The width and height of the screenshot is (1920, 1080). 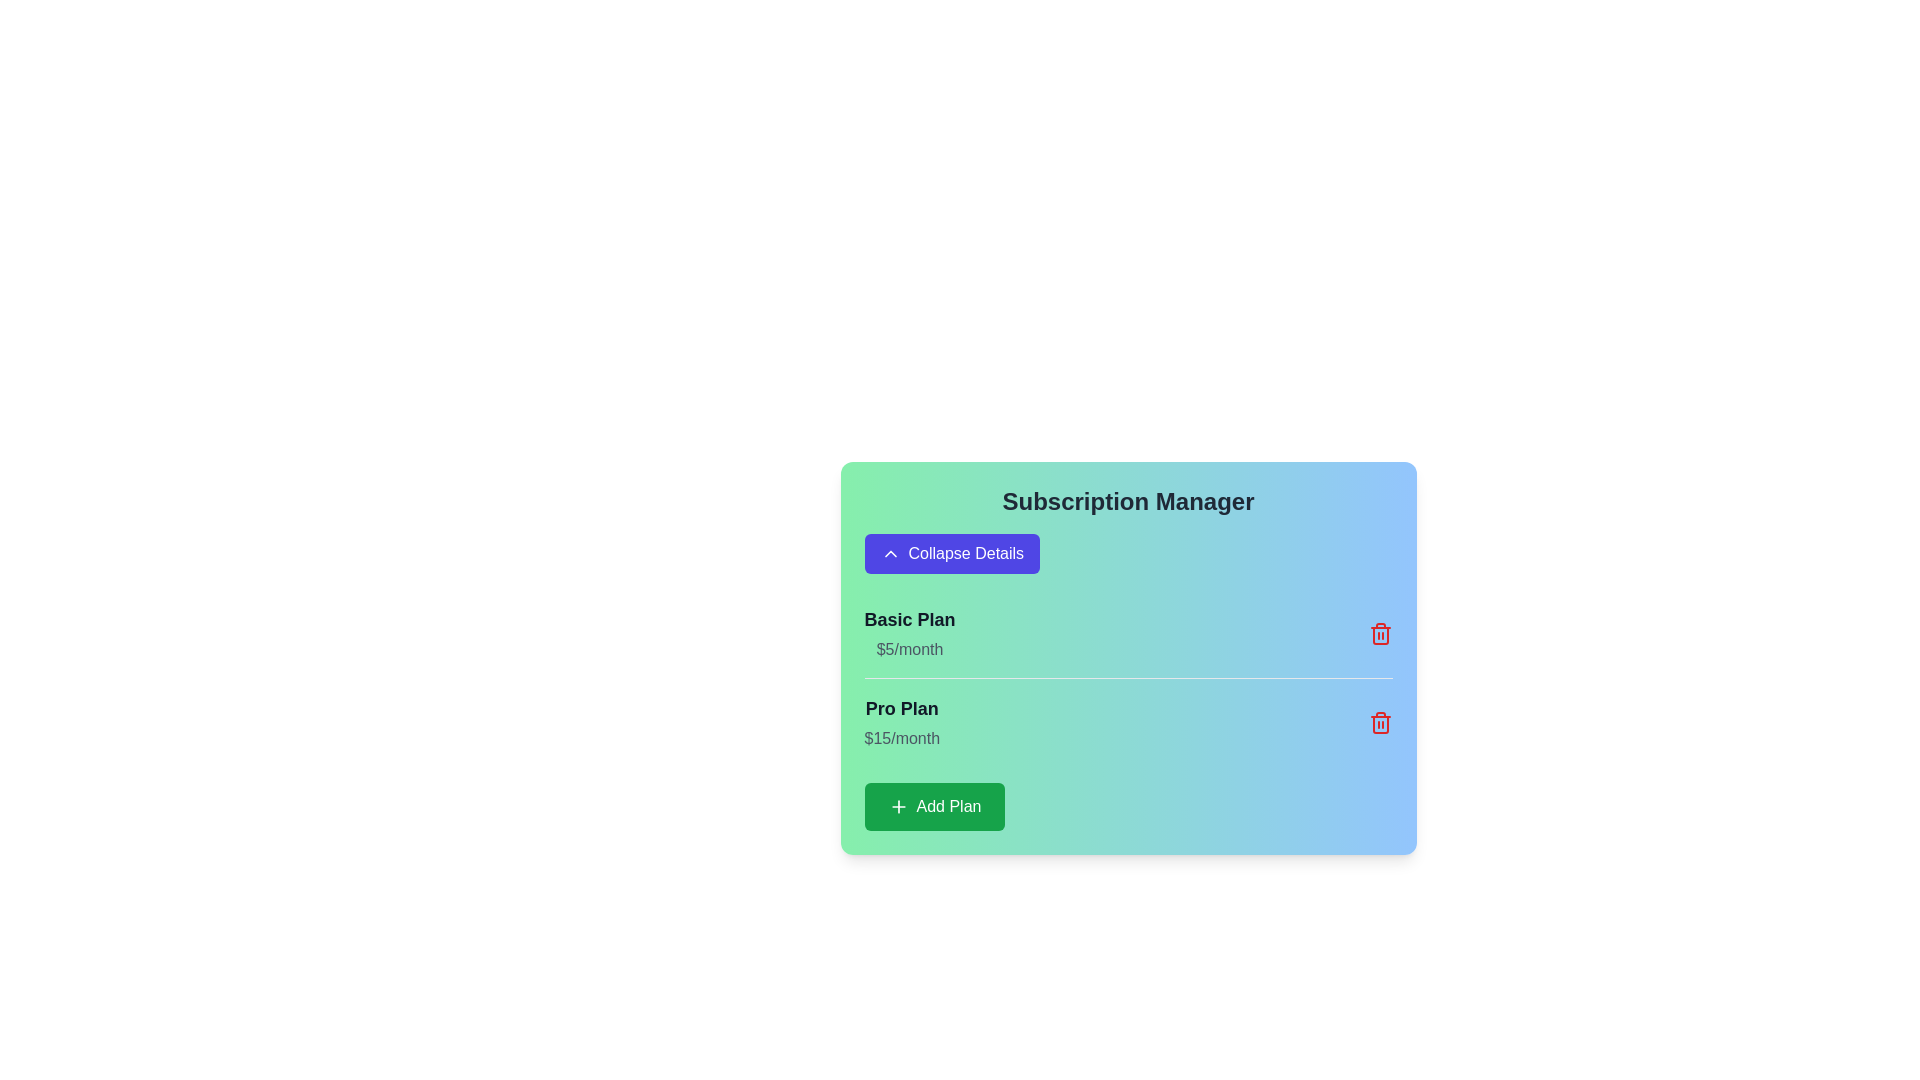 I want to click on the red trash bin icon button in the 'Subscription Manager' interface, so click(x=1379, y=722).